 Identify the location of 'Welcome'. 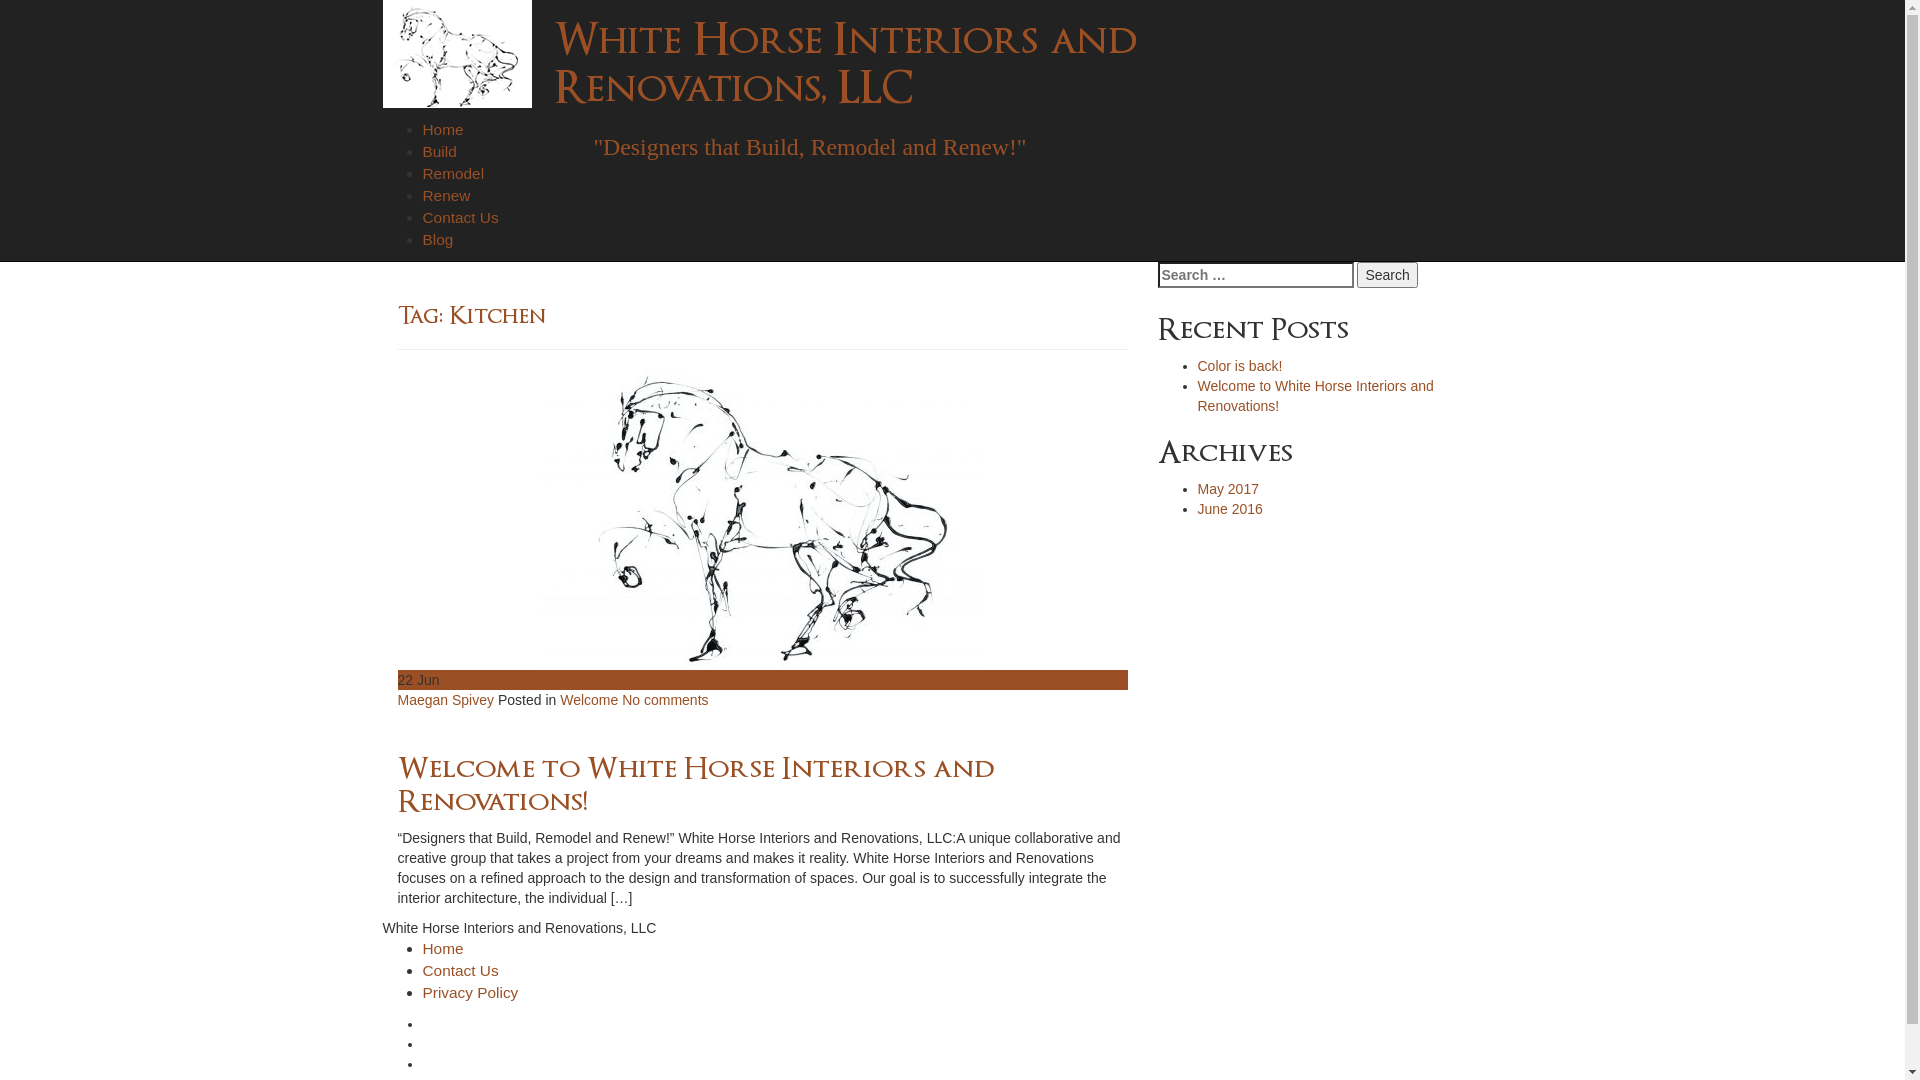
(588, 698).